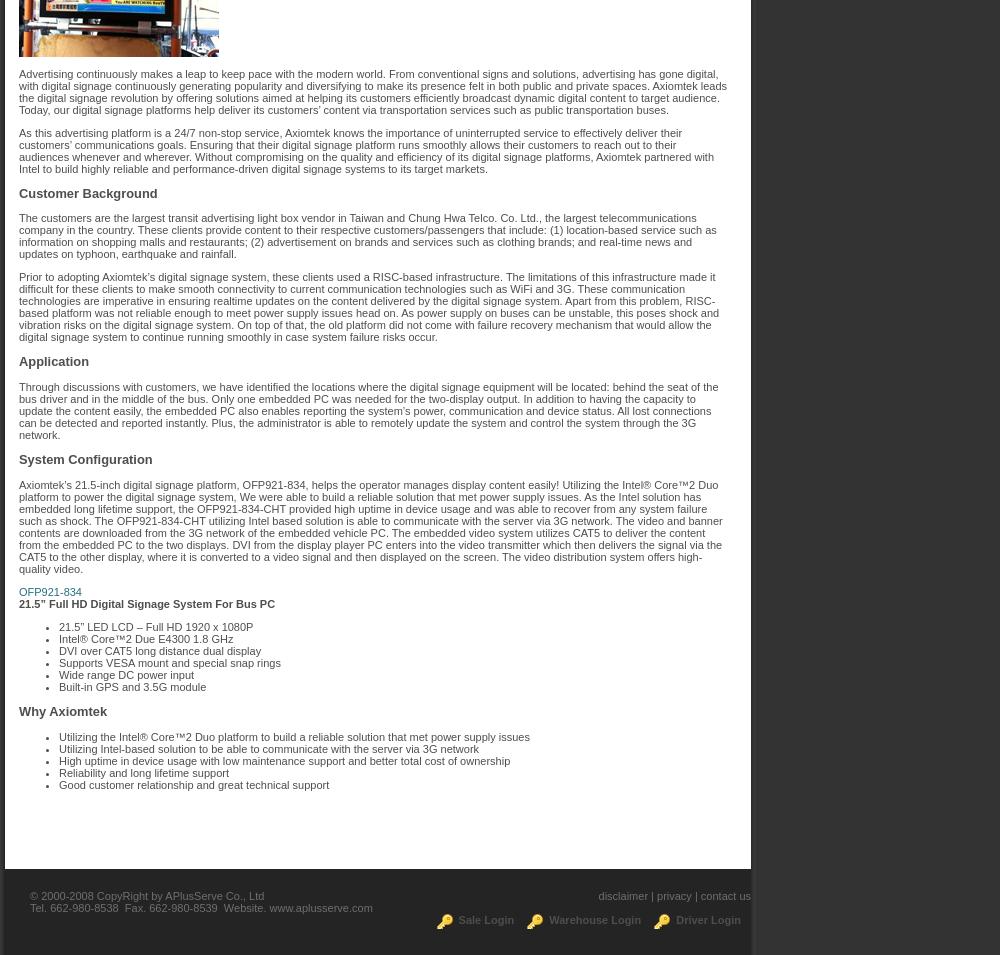 Image resolution: width=1000 pixels, height=955 pixels. What do you see at coordinates (126, 673) in the screenshot?
I see `'Wide range DC power input'` at bounding box center [126, 673].